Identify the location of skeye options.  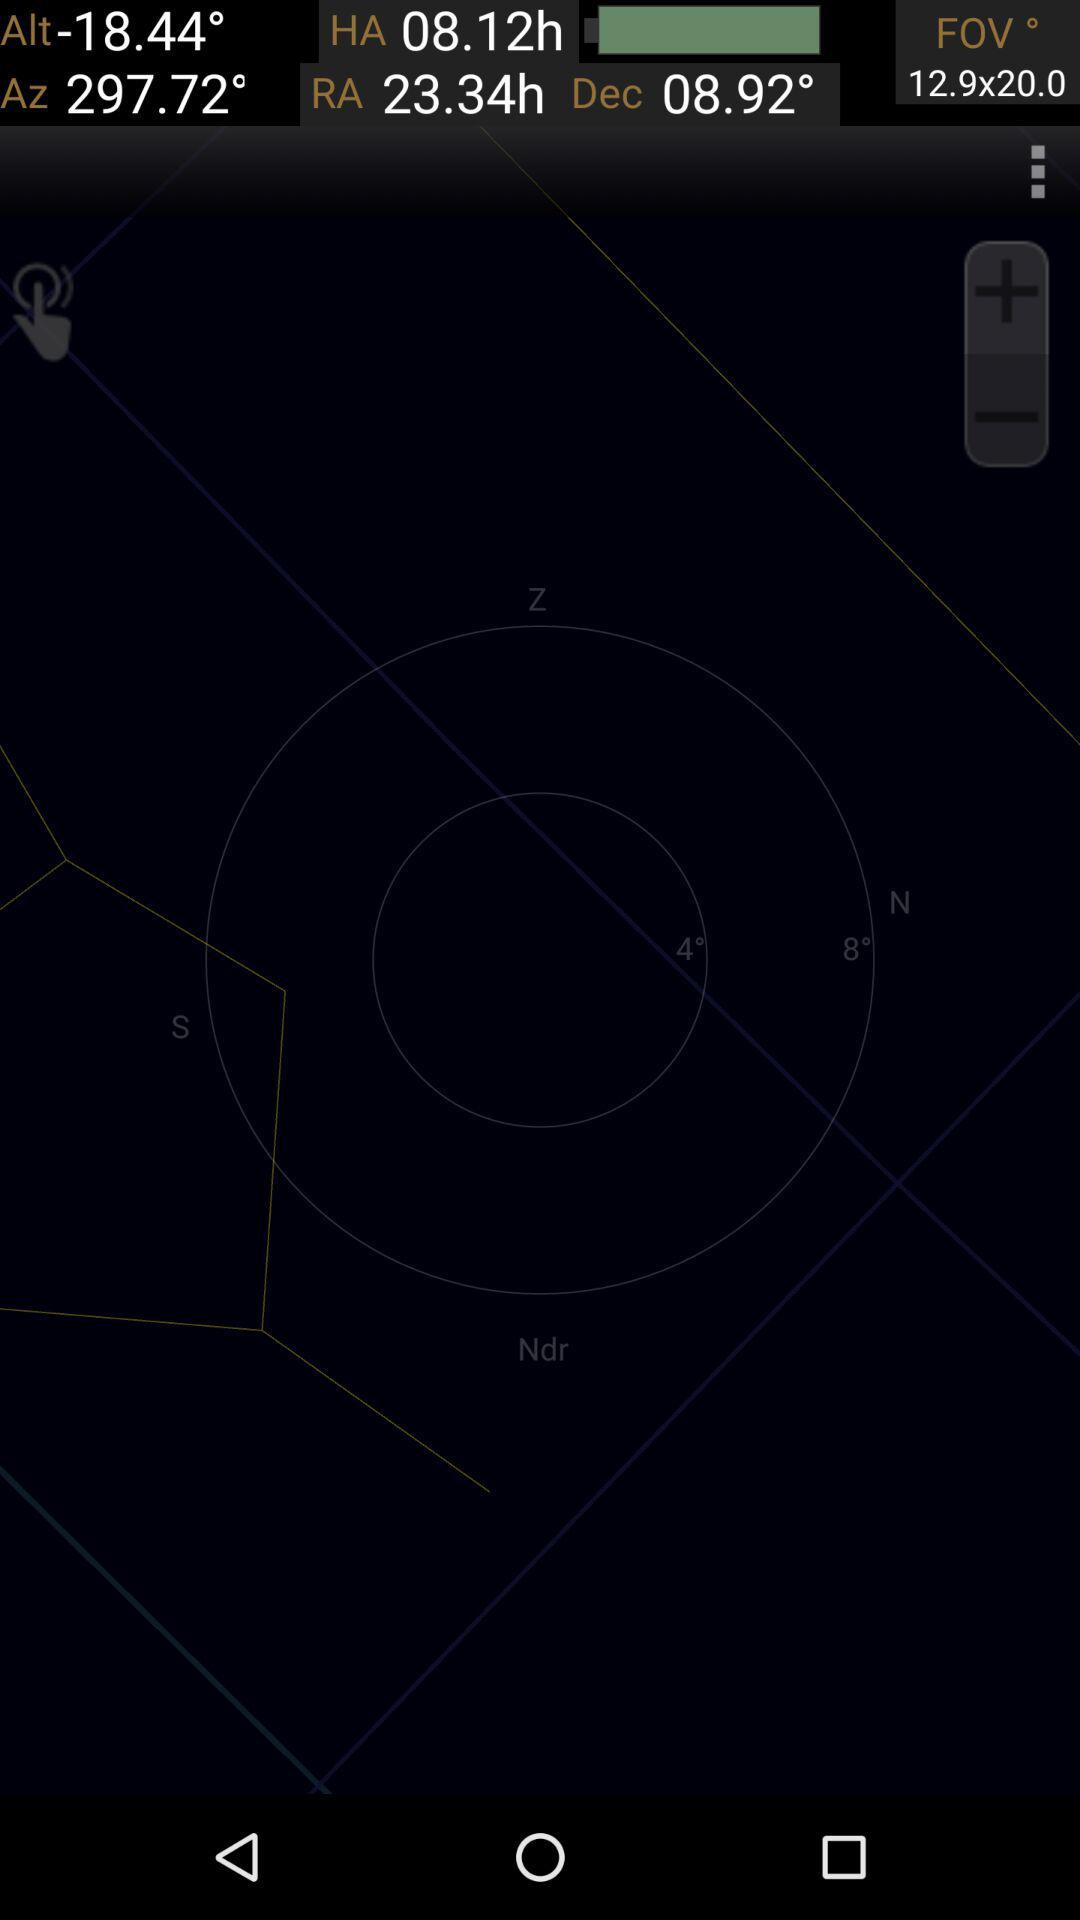
(1036, 171).